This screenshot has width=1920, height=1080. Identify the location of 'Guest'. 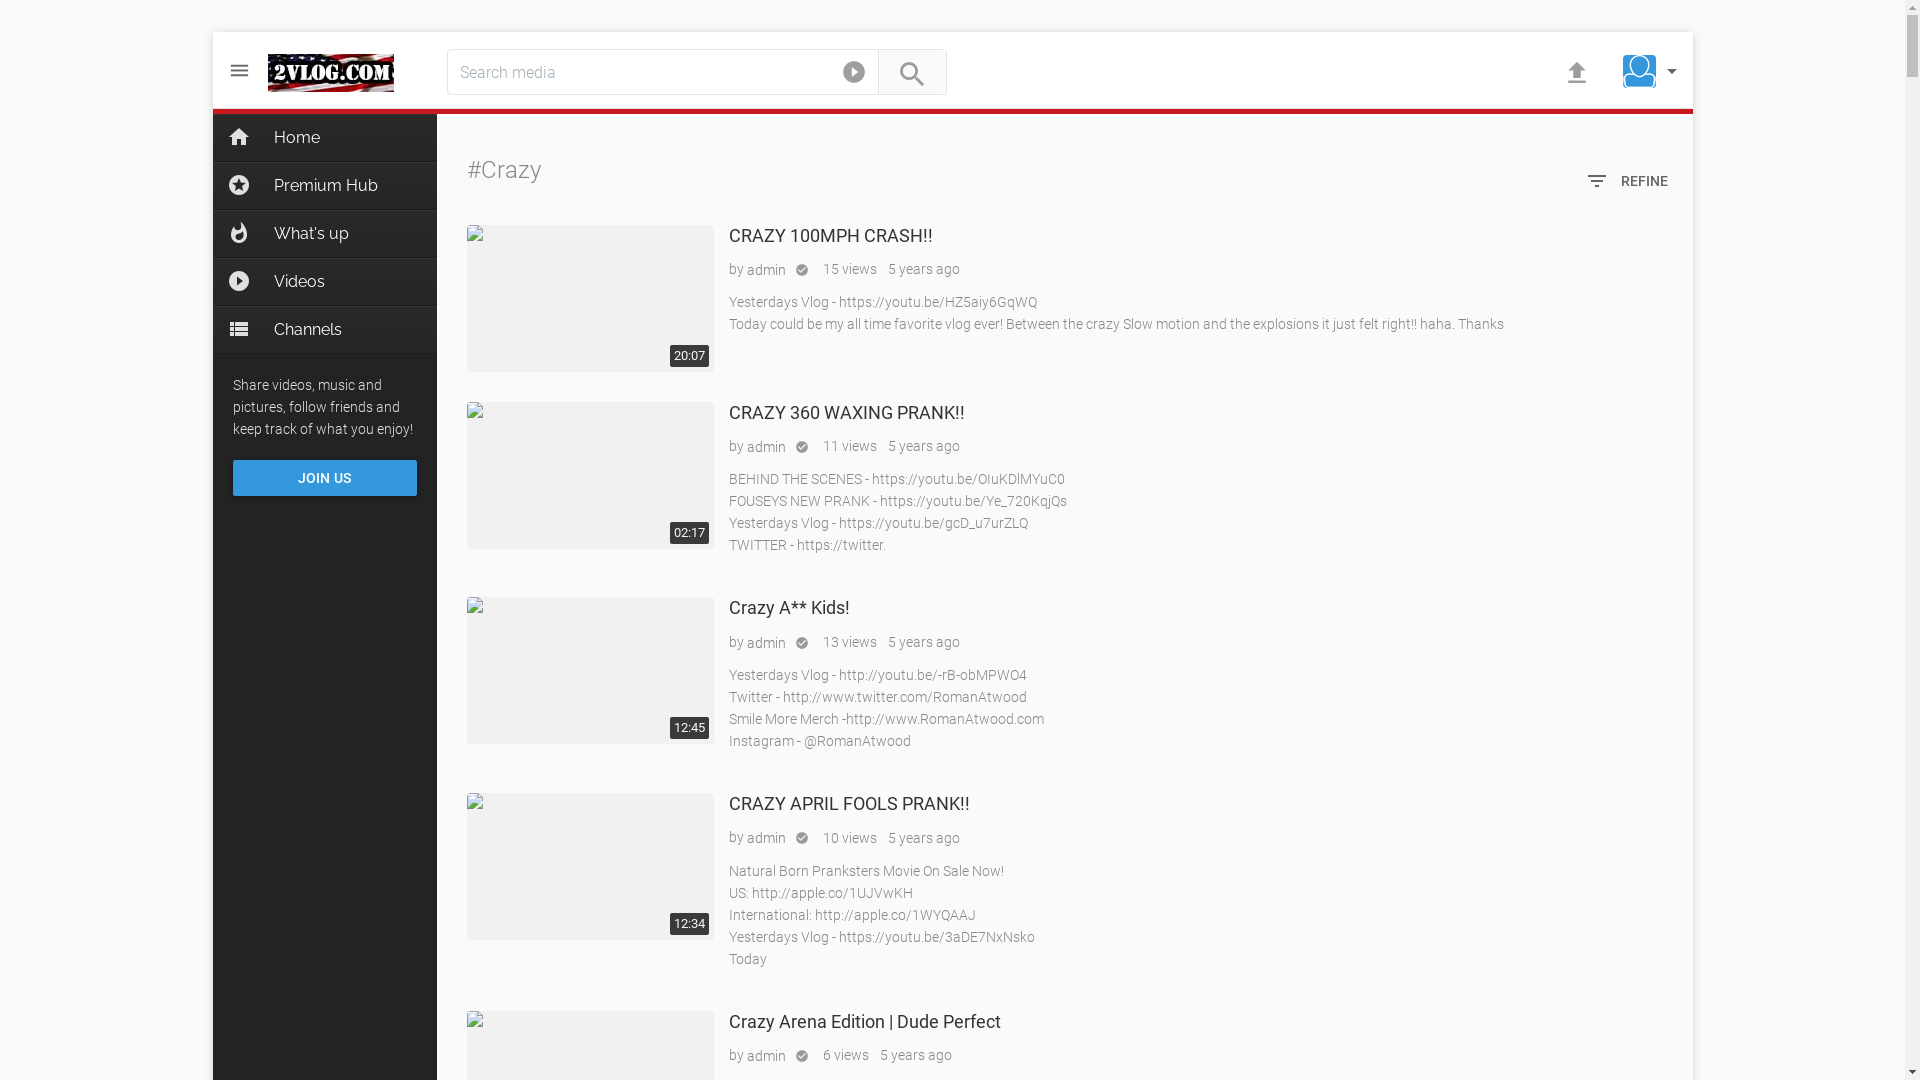
(1639, 70).